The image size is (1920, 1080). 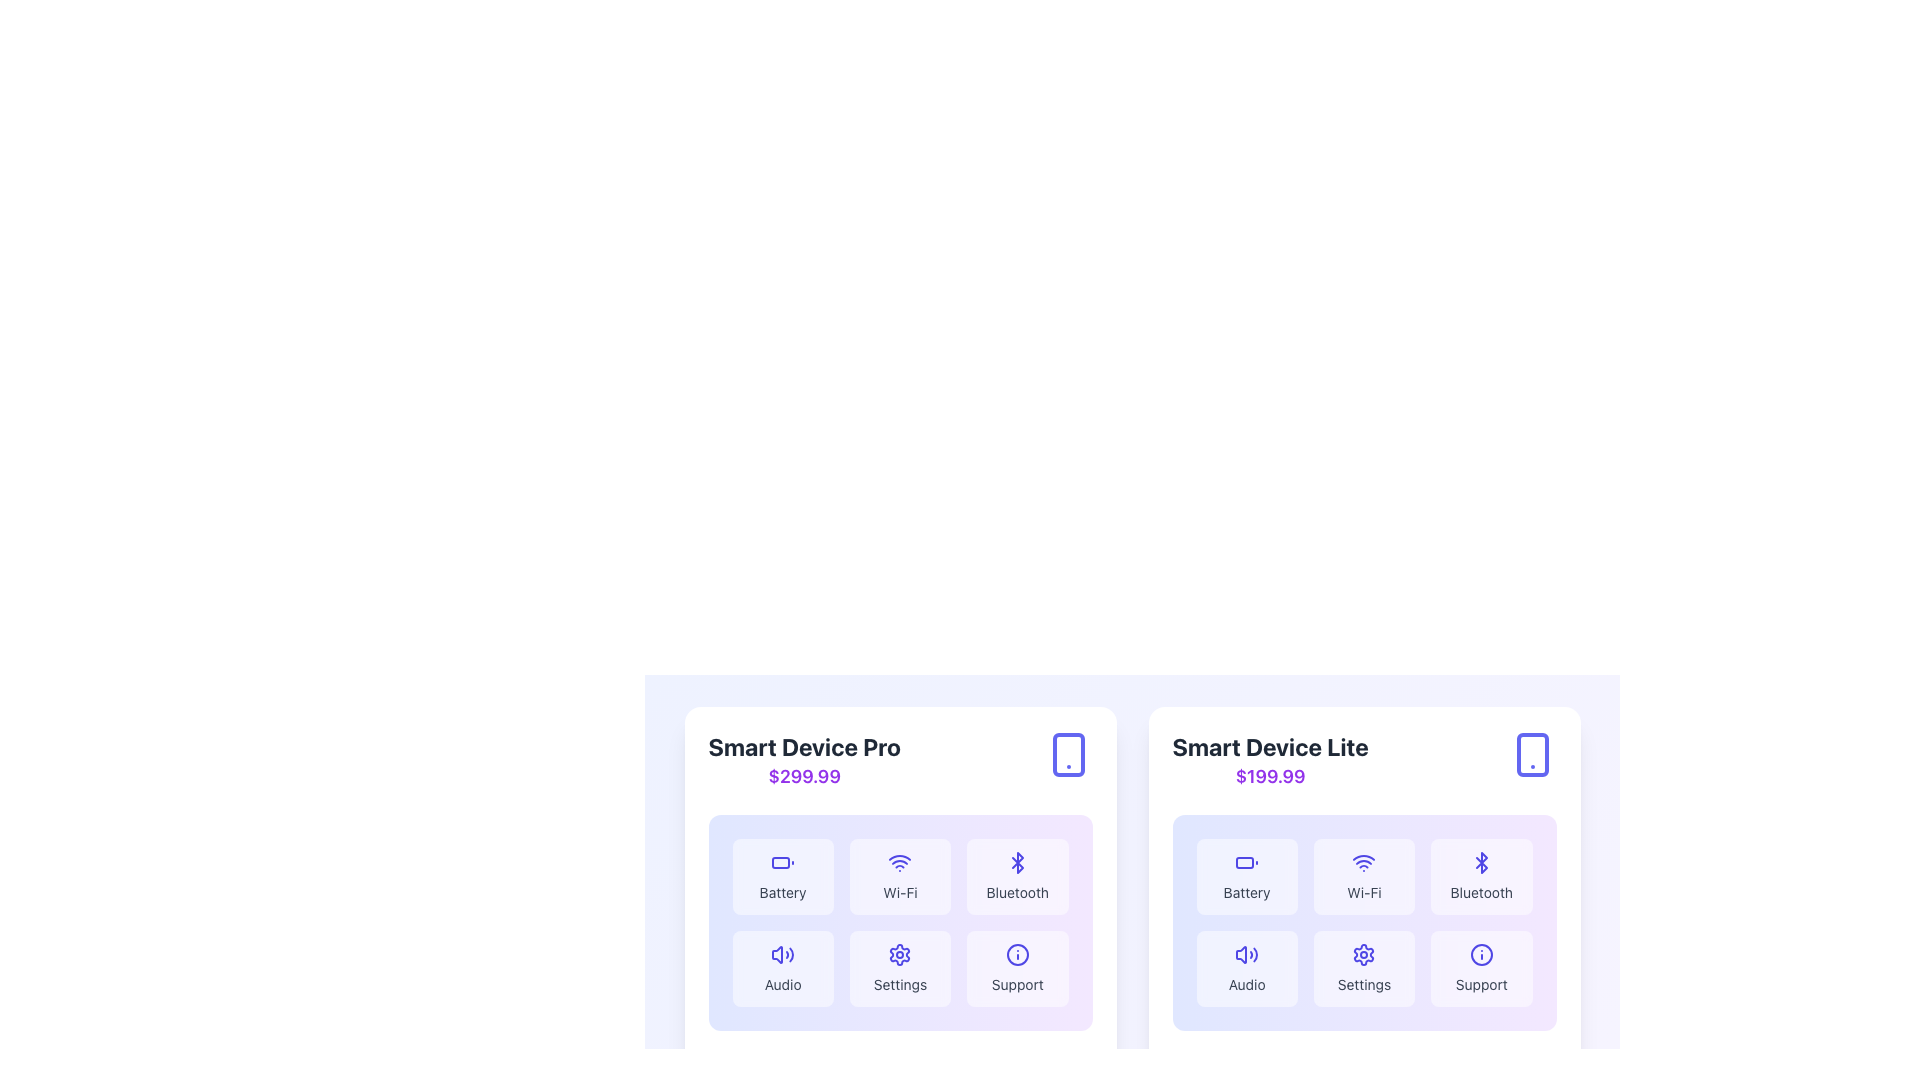 What do you see at coordinates (899, 983) in the screenshot?
I see `the 'Settings' text label, which is styled in gray and located below the cogwheel icon in the lower-right quadrant of the grid layout` at bounding box center [899, 983].